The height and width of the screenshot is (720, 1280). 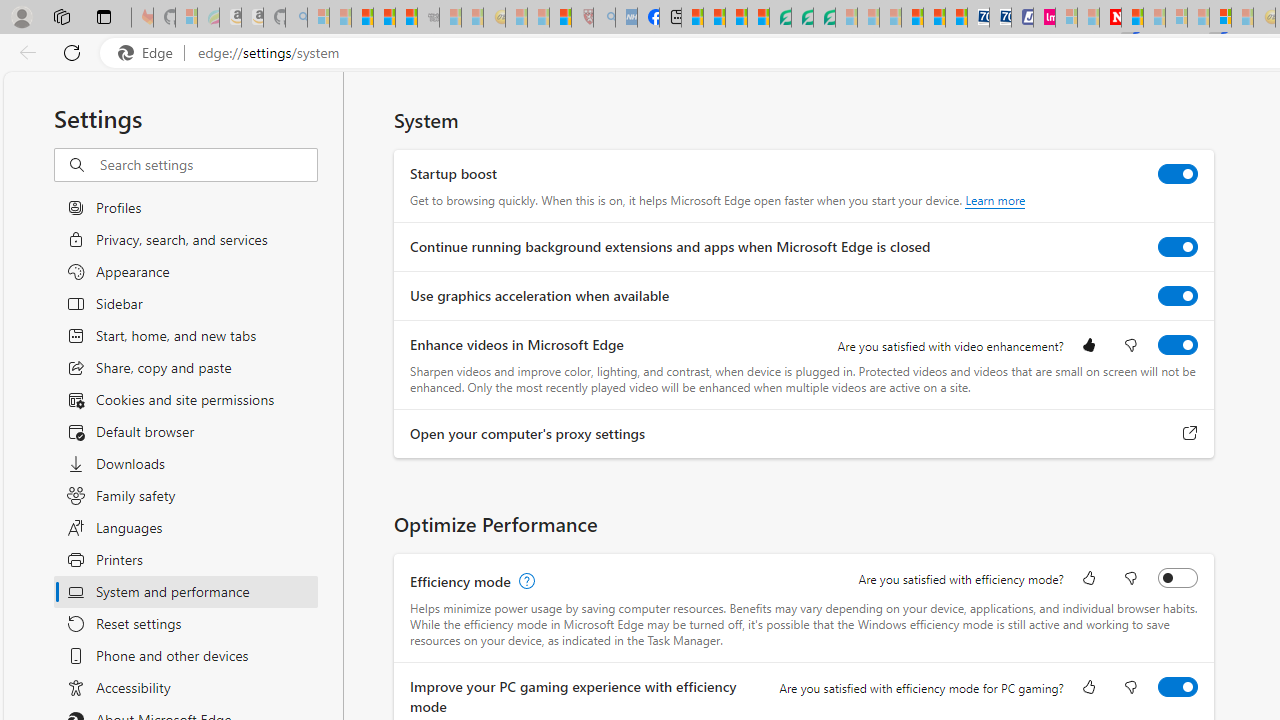 What do you see at coordinates (1178, 343) in the screenshot?
I see `'Enhance videos in Microsoft Edge'` at bounding box center [1178, 343].